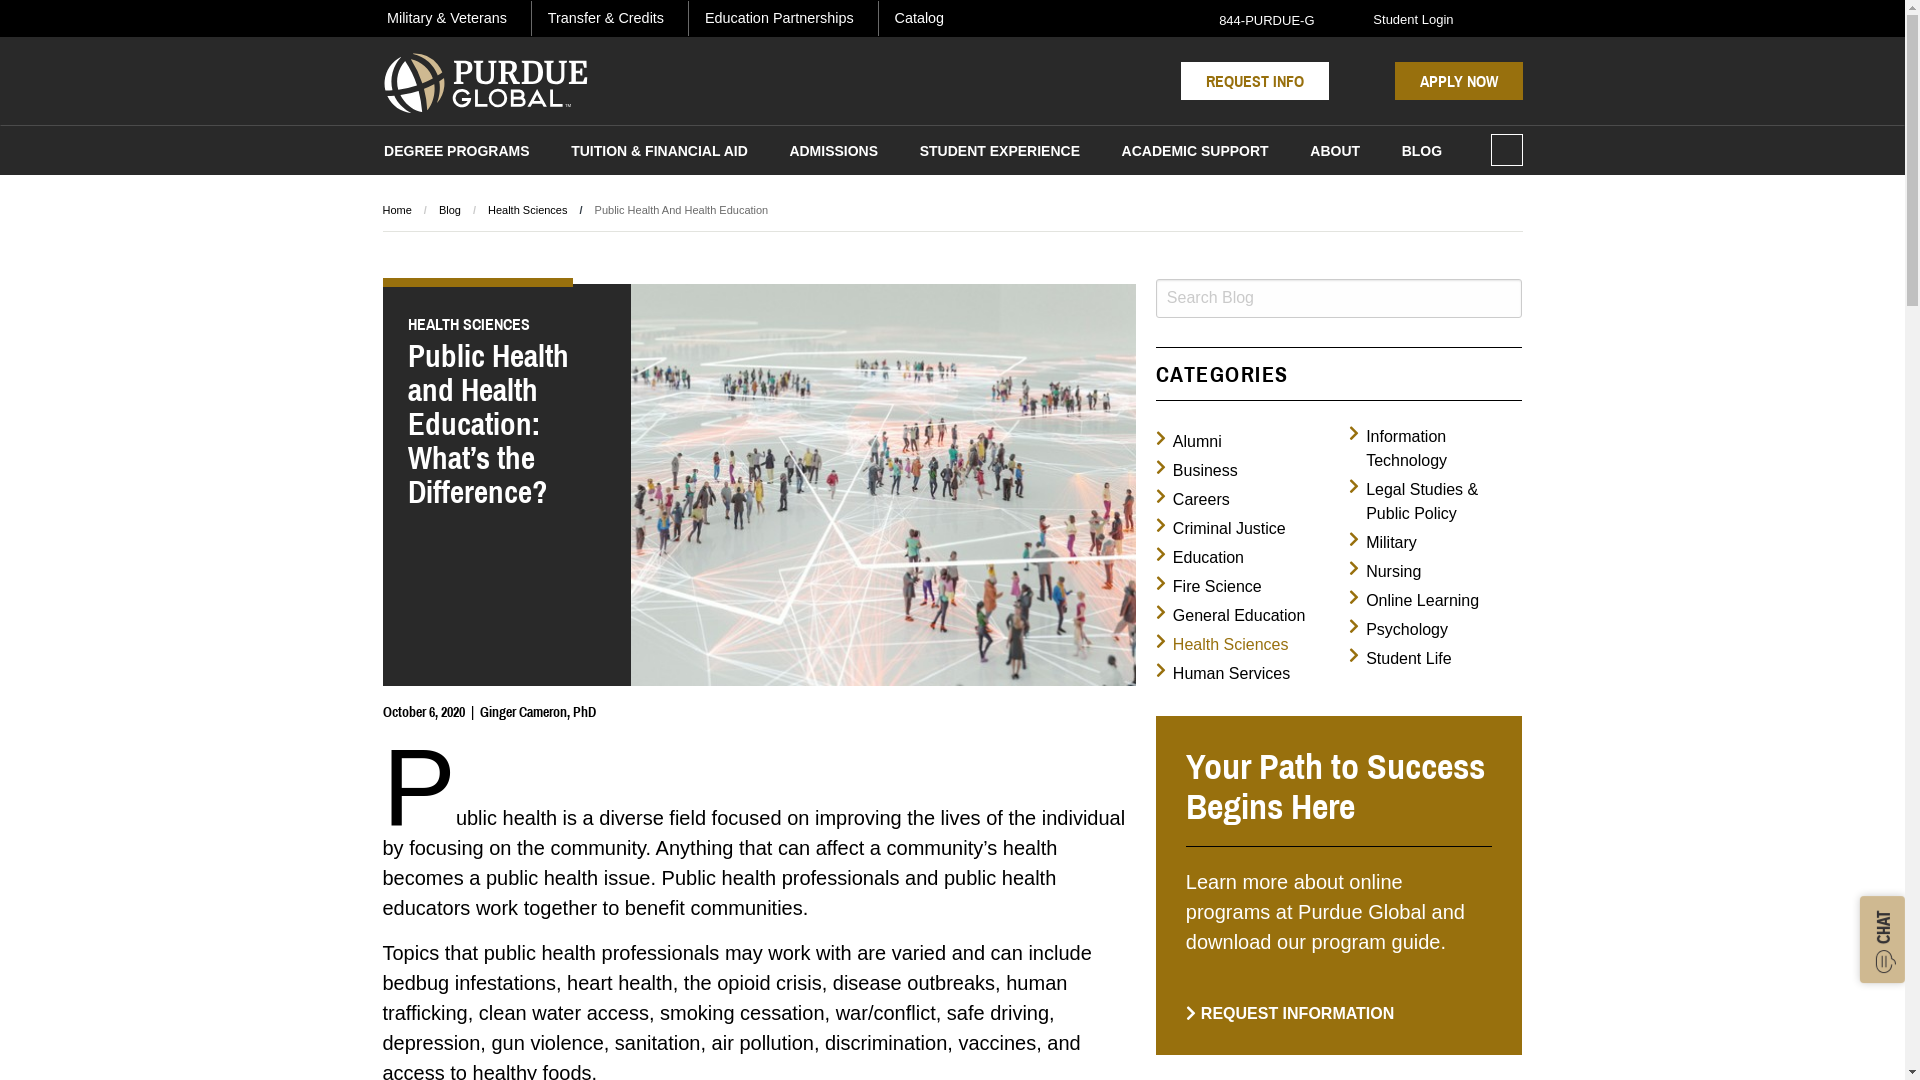 Image resolution: width=1920 pixels, height=1080 pixels. Describe the element at coordinates (782, 153) in the screenshot. I see `'ADMISSIONS'` at that location.